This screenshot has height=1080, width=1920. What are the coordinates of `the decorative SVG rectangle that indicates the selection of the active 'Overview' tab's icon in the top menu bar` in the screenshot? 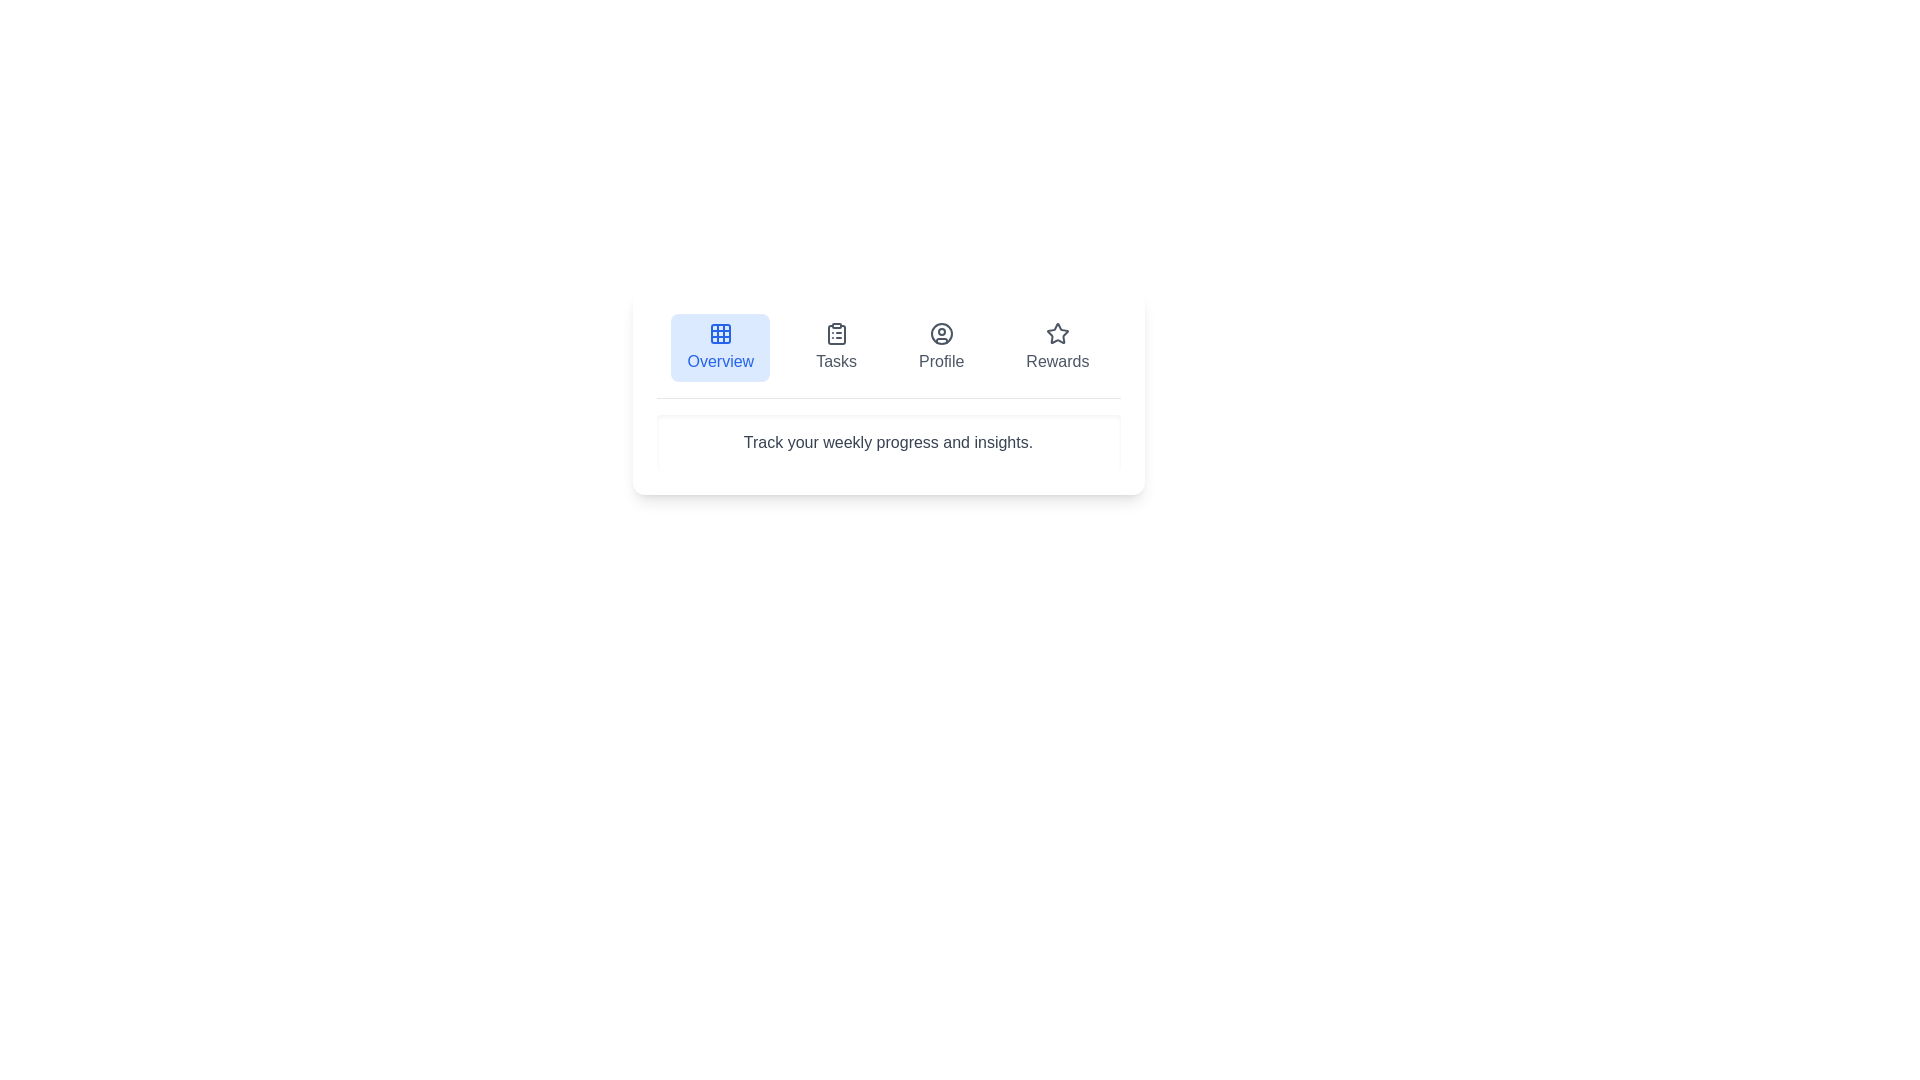 It's located at (720, 333).